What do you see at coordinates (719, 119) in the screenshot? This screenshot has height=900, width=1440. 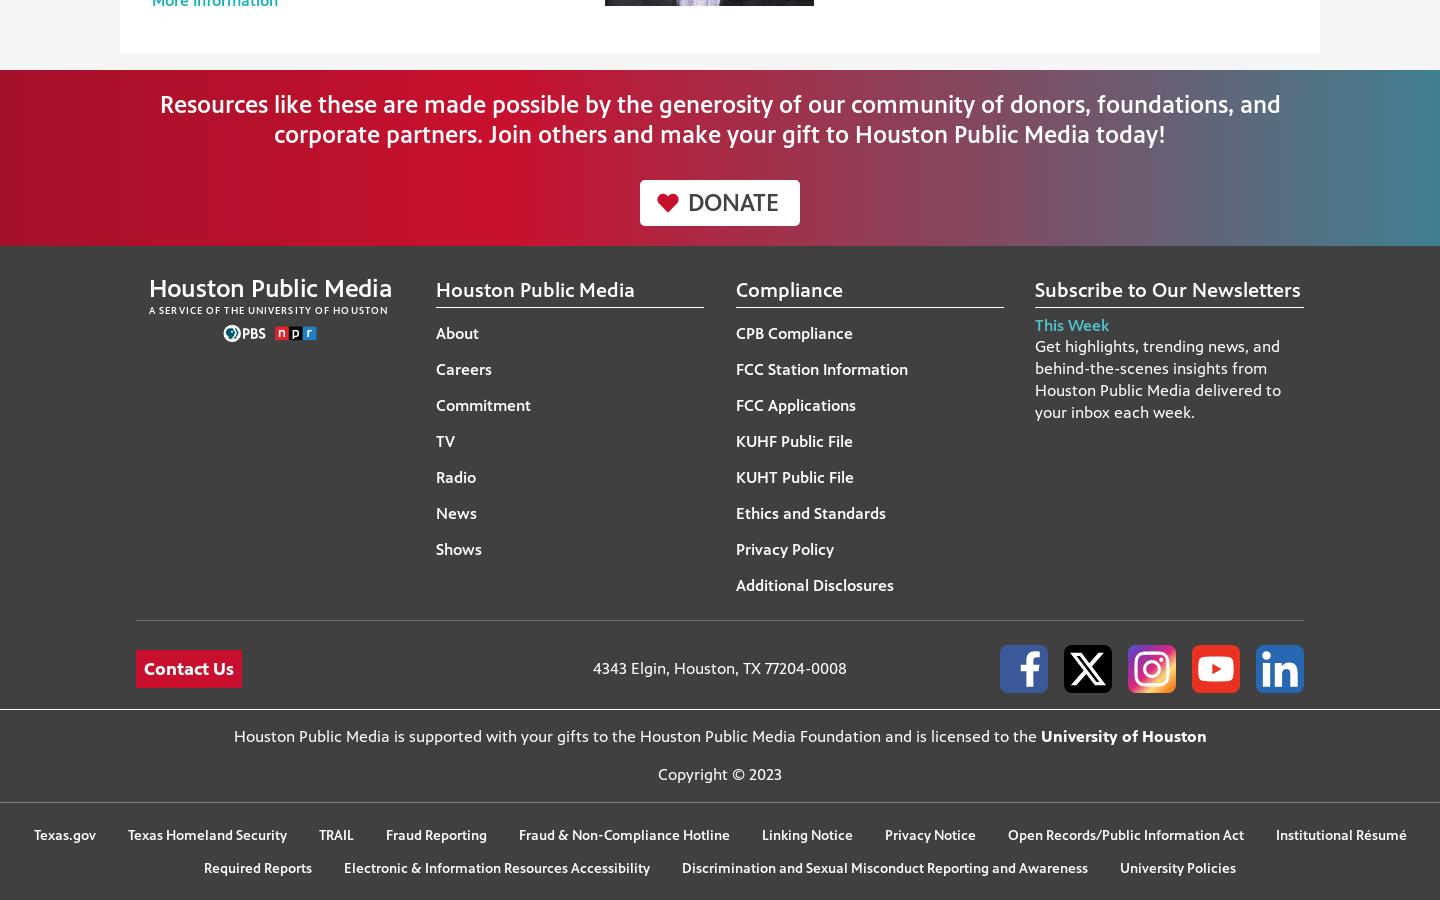 I see `'Resources like these are made possible by the generosity of our community of donors, foundations, and corporate partners. Join others and make your gift to Houston Public Media today!'` at bounding box center [719, 119].